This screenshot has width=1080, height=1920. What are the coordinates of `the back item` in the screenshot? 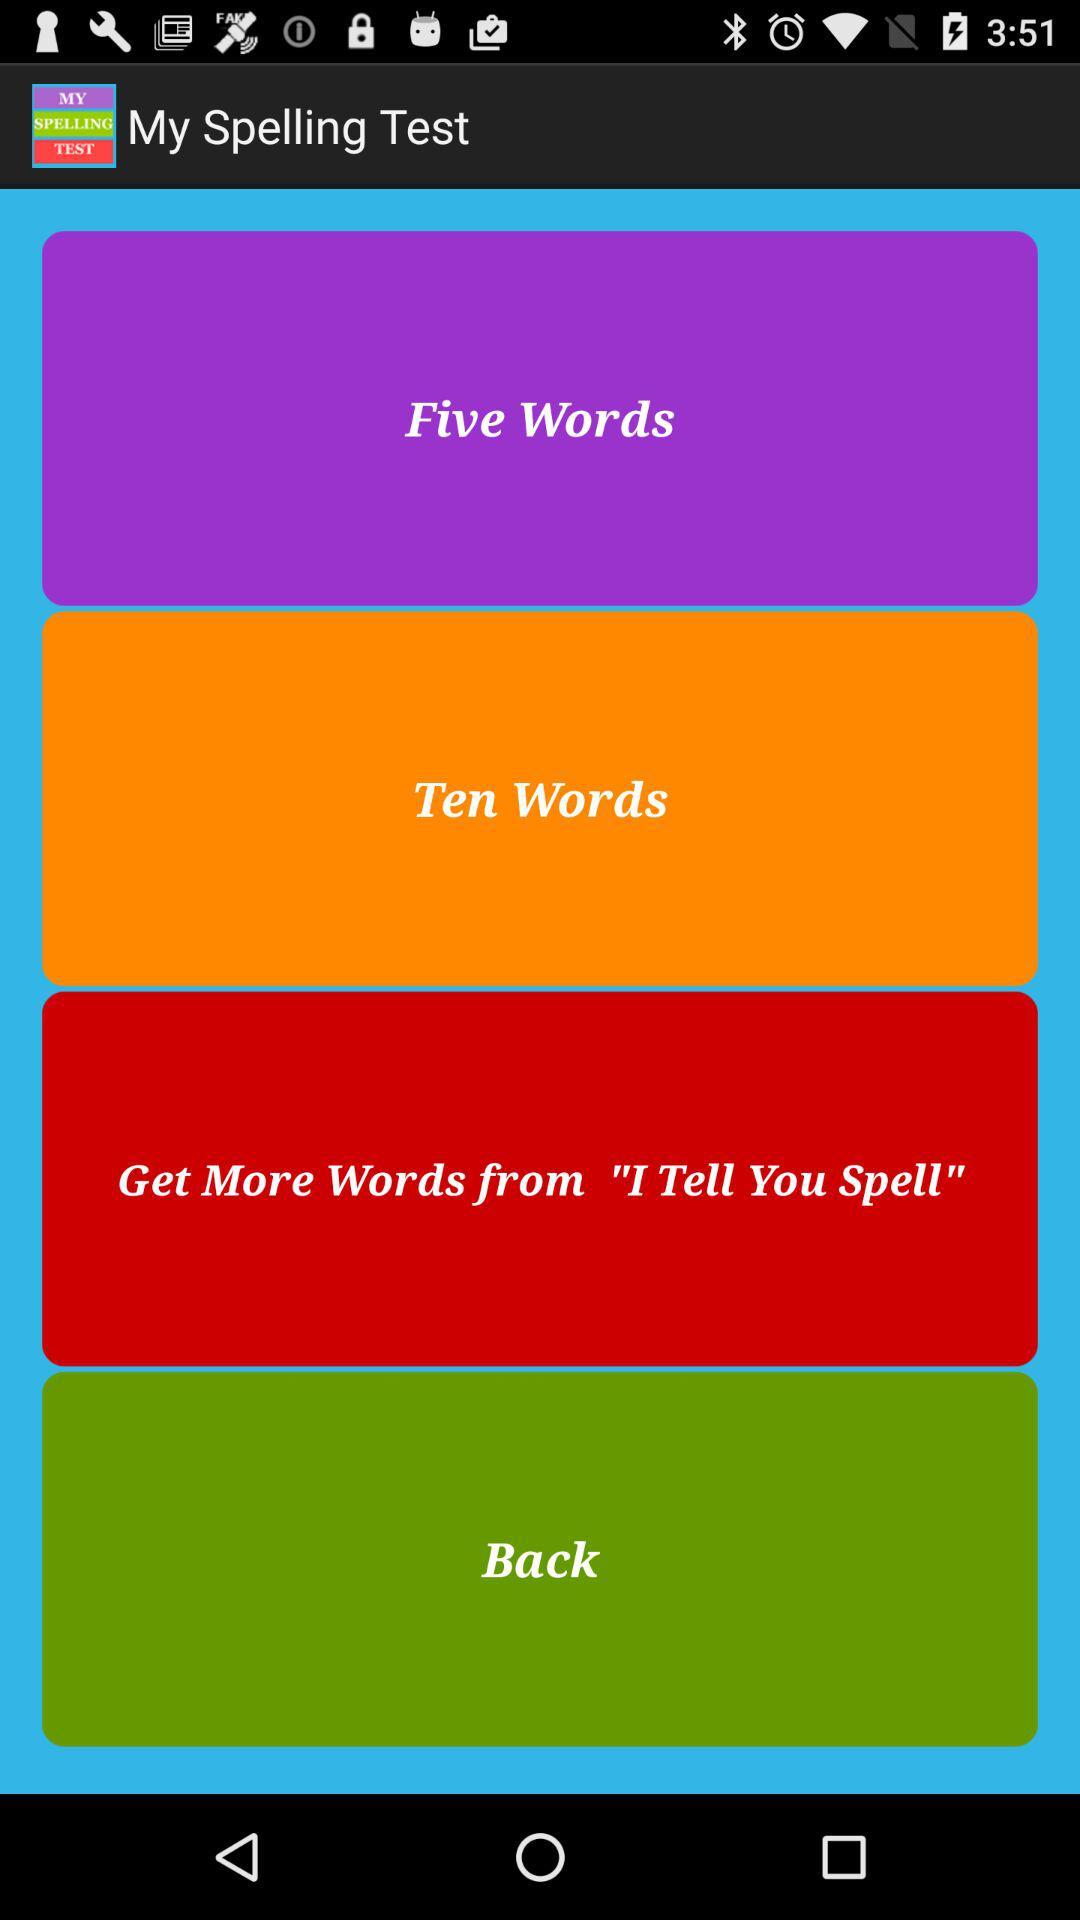 It's located at (540, 1558).